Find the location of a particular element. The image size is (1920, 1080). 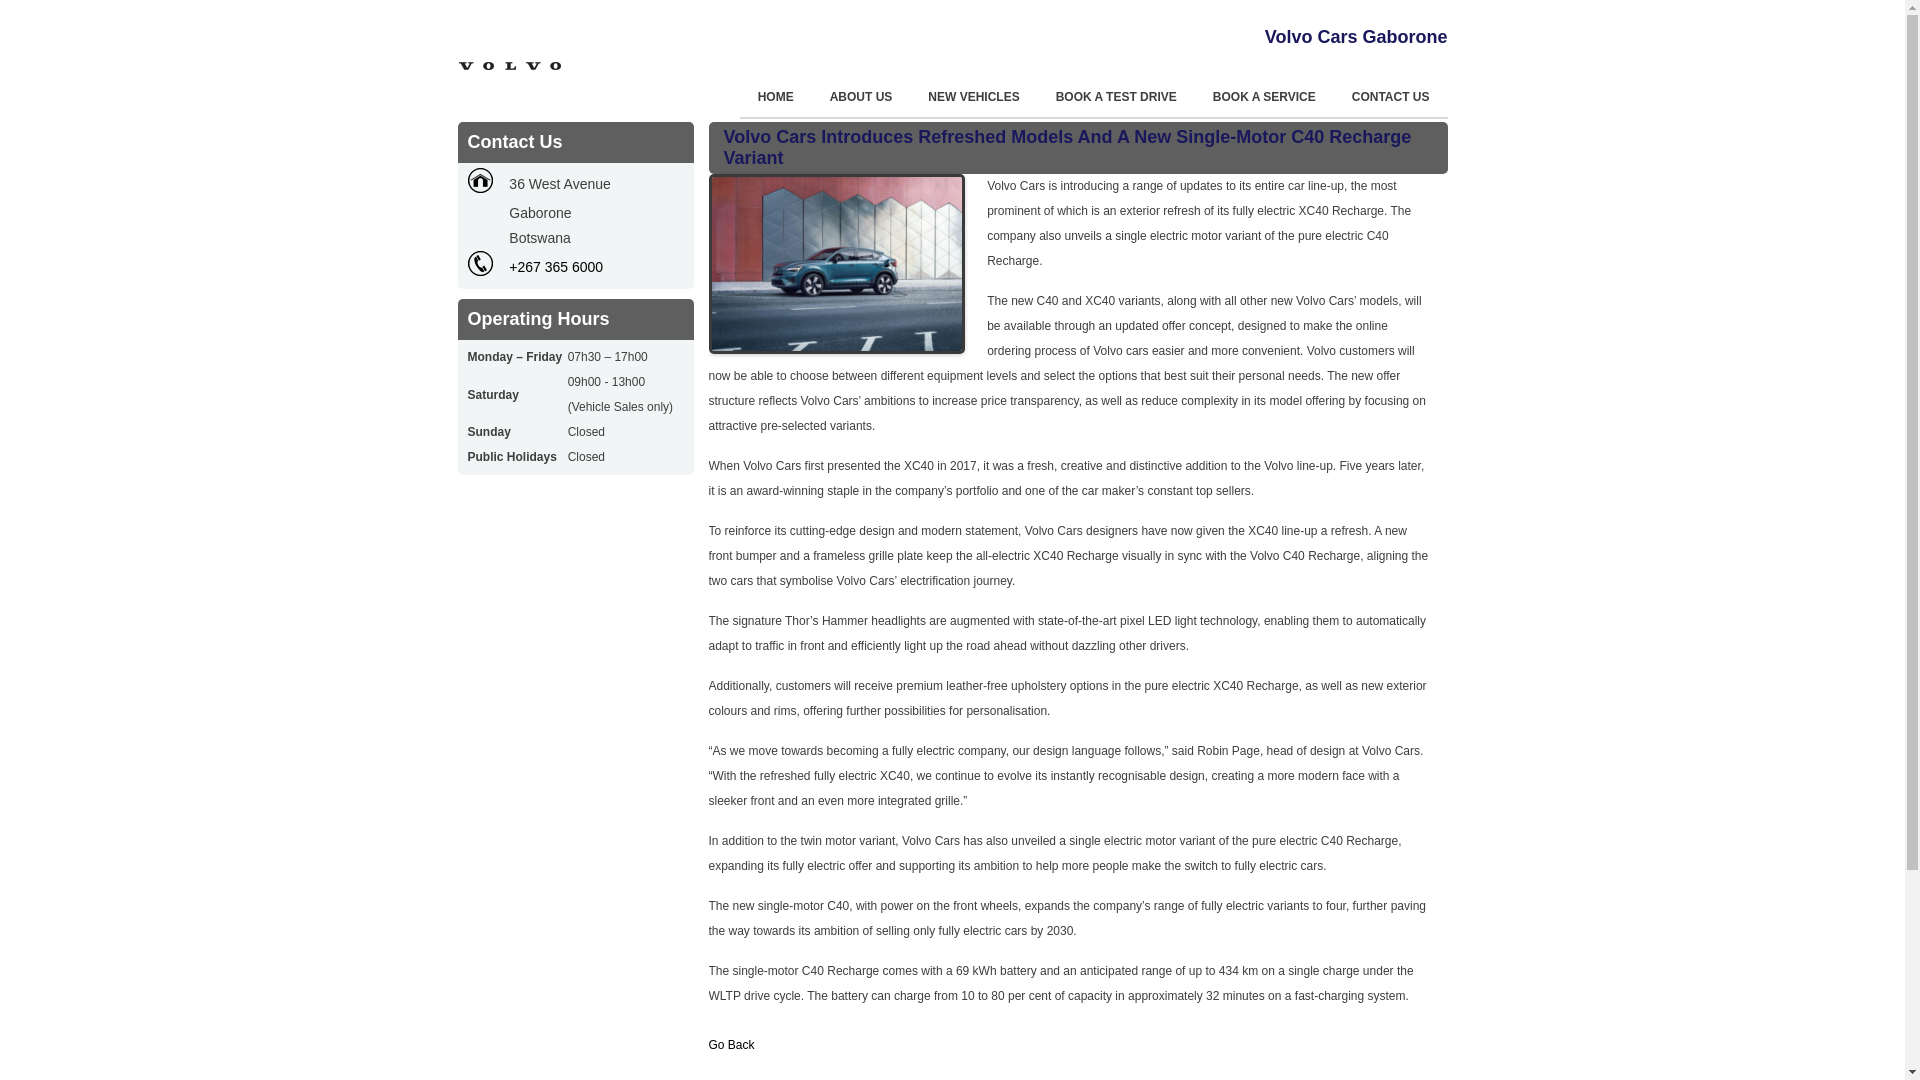

'ABOUT US' is located at coordinates (861, 97).